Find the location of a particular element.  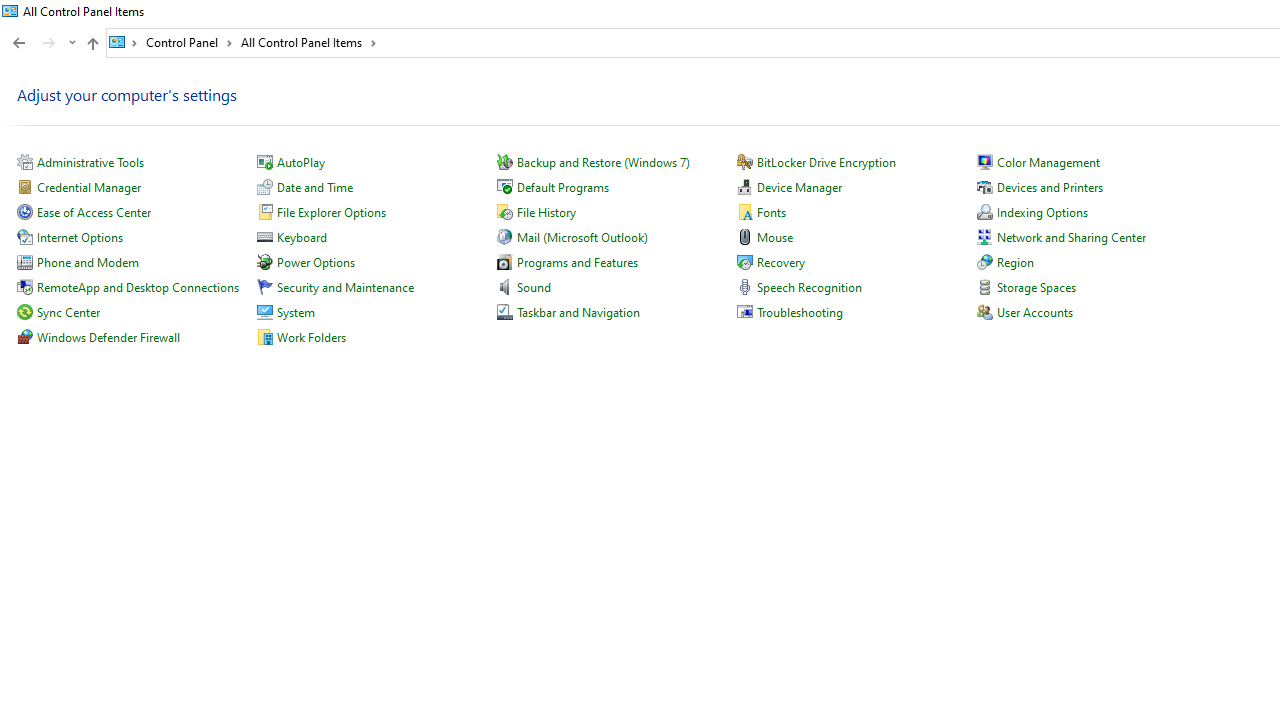

'Phone and Modem' is located at coordinates (86, 261).